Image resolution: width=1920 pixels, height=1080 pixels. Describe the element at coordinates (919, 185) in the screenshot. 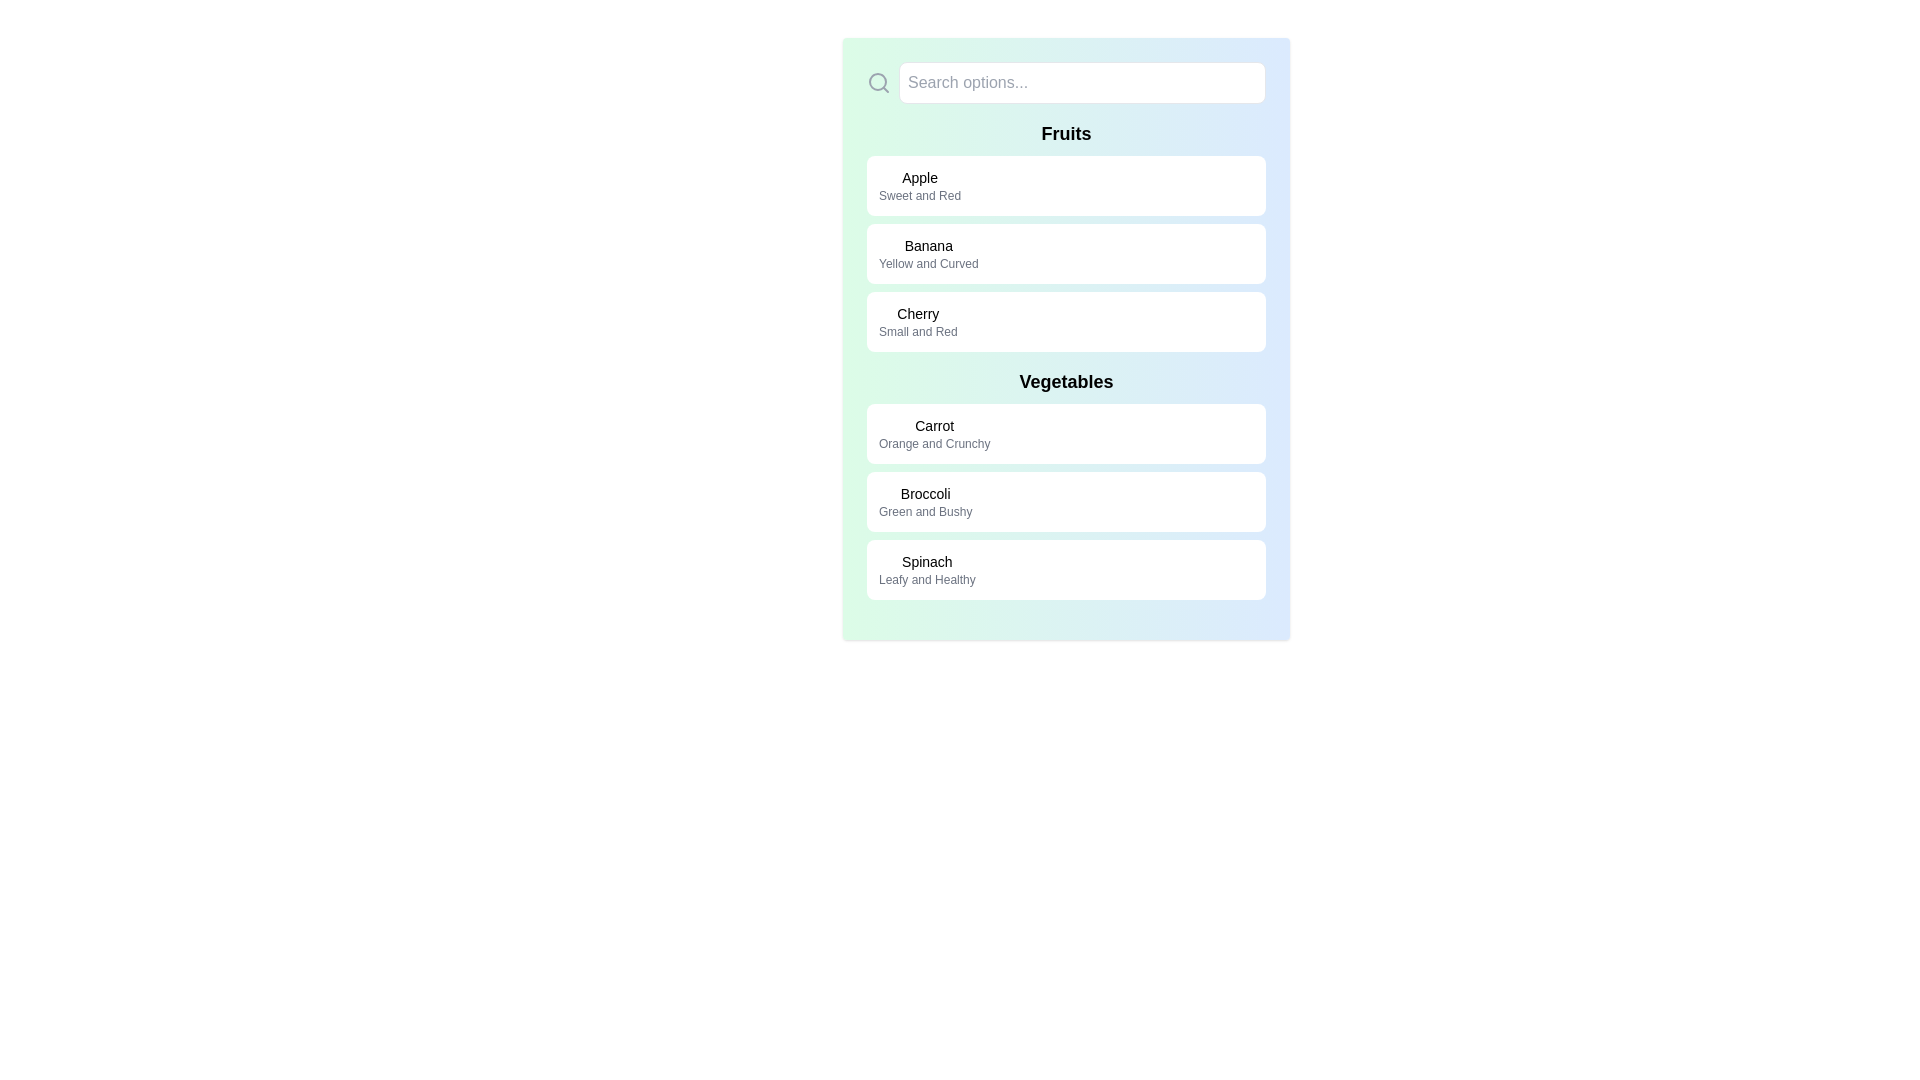

I see `text on the descriptive label for 'Apple' that displays 'Sweet and Red', located at the top of the Fruits section` at that location.